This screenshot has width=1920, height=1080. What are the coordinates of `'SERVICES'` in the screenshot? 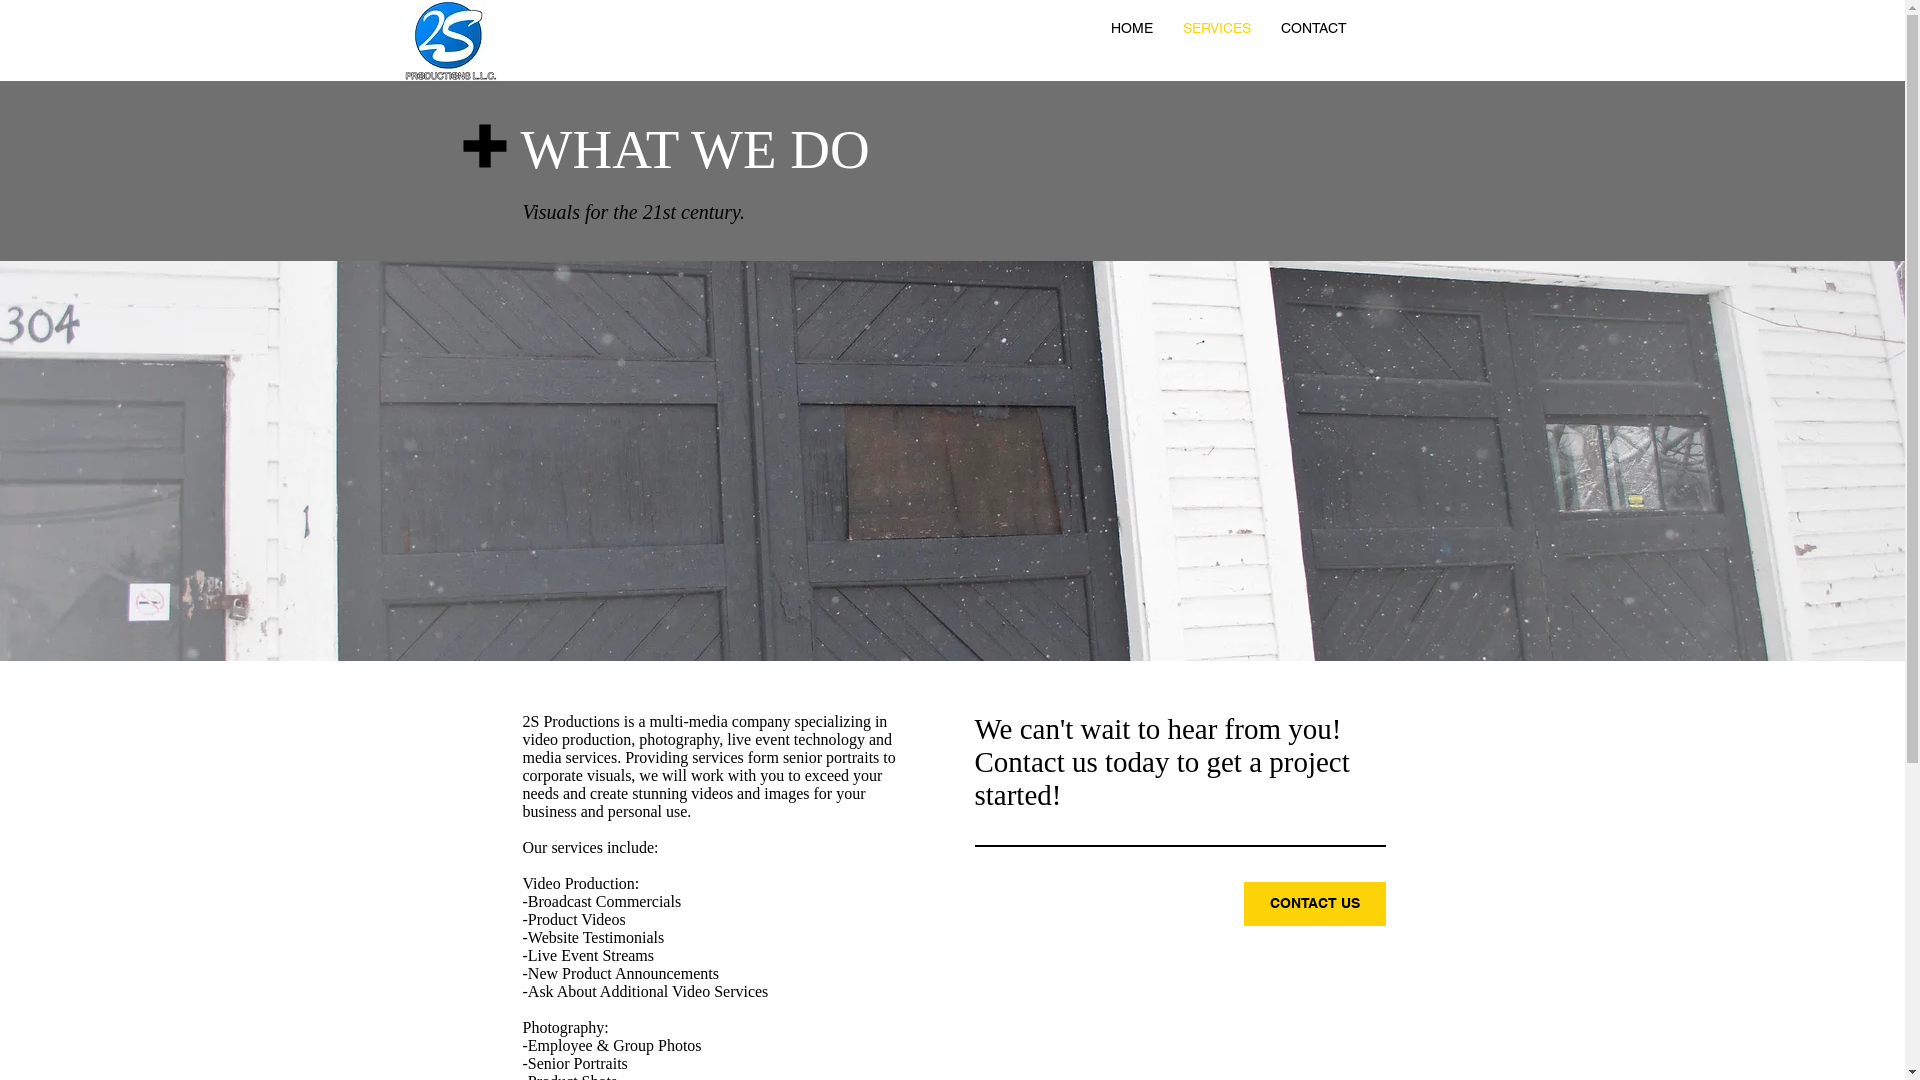 It's located at (1216, 27).